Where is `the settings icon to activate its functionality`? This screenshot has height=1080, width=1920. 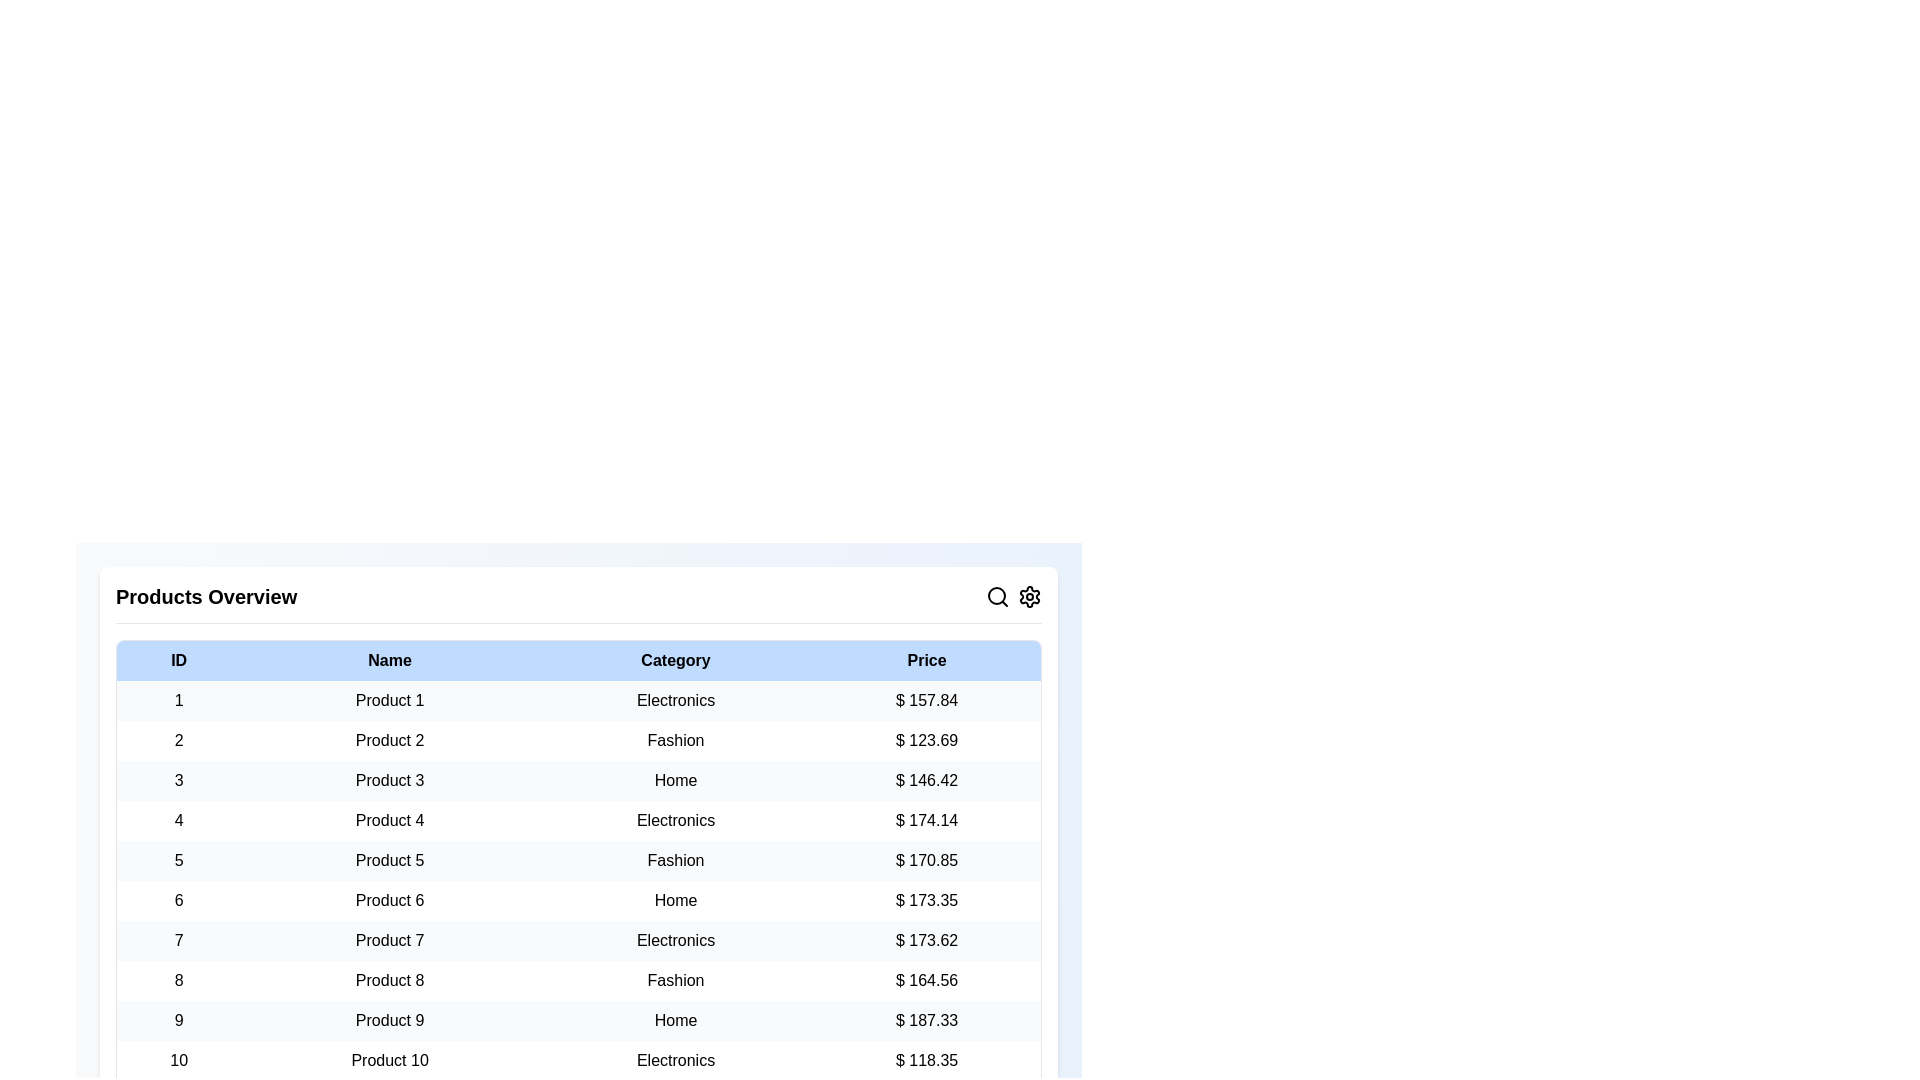
the settings icon to activate its functionality is located at coordinates (1030, 596).